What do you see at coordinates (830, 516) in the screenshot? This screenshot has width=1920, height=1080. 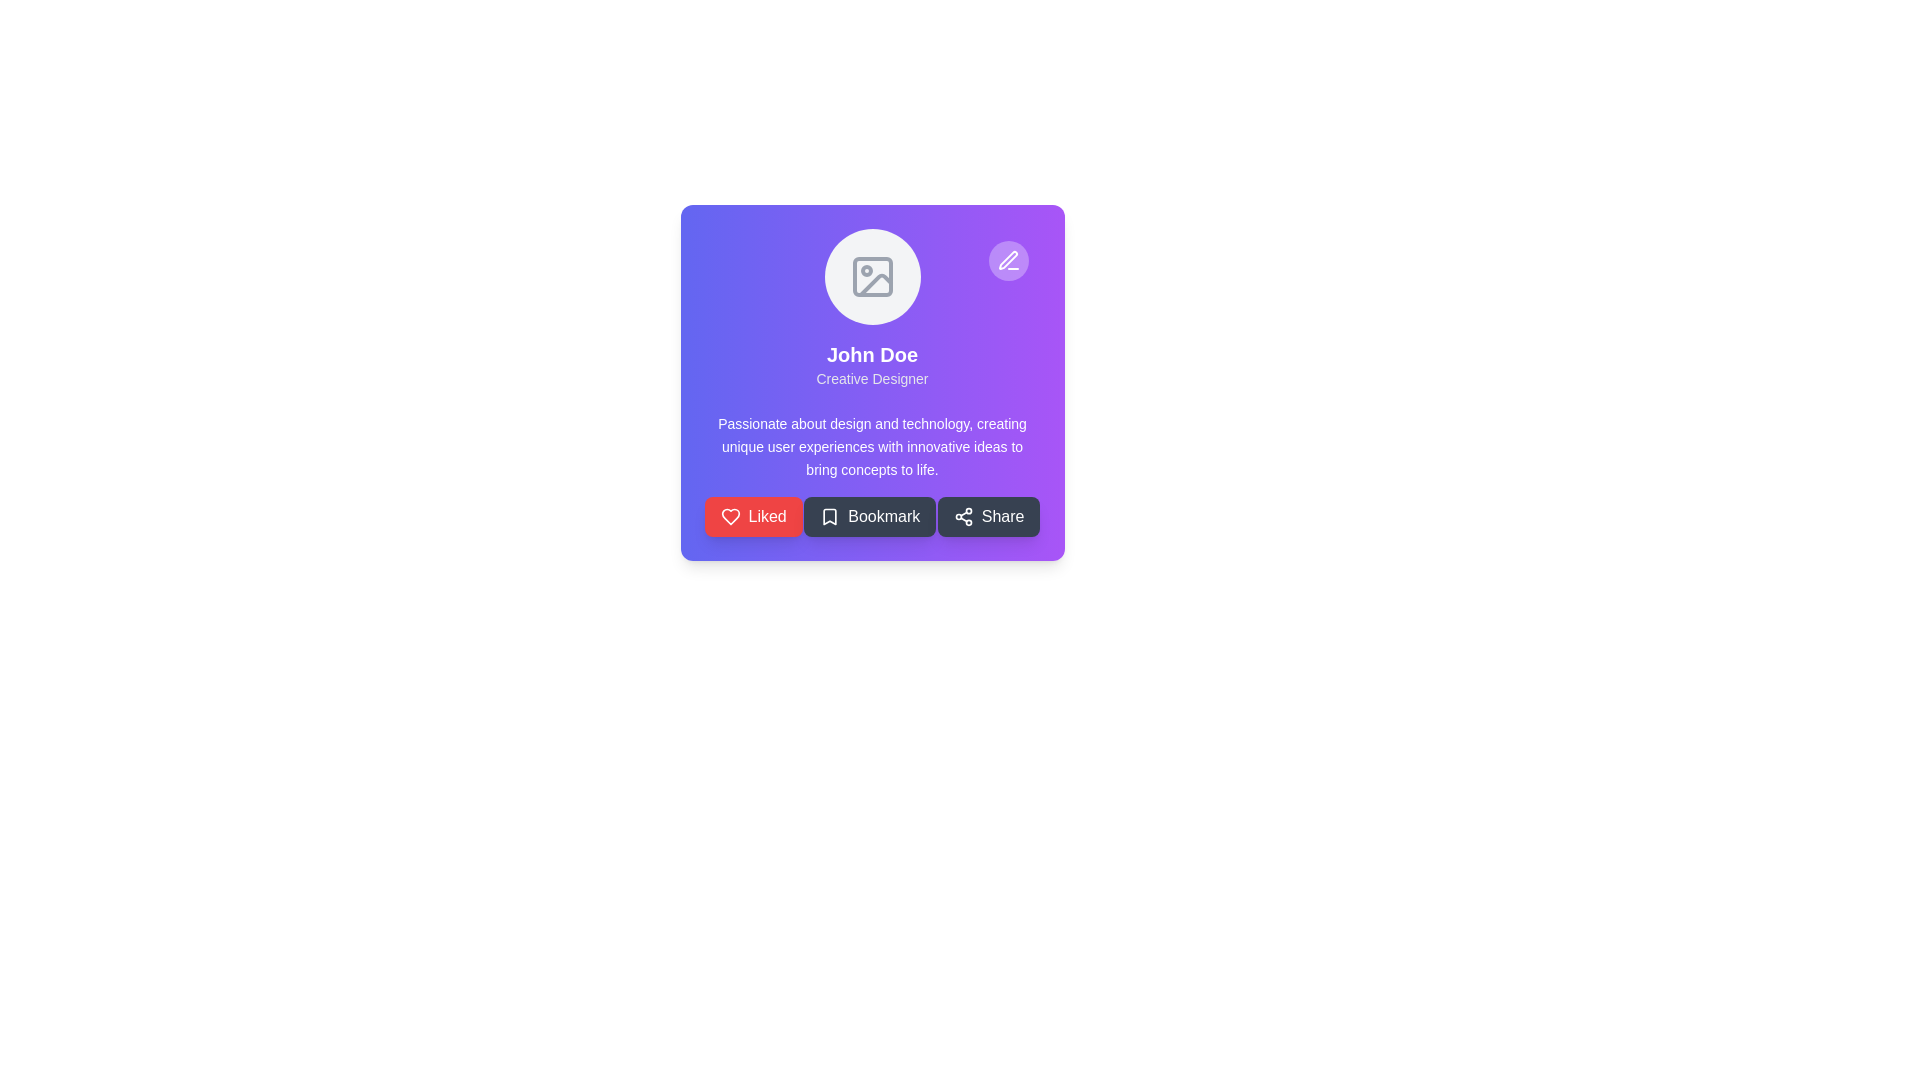 I see `the bookmark icon located centrally within the 'Bookmark' button, positioned below the main description text` at bounding box center [830, 516].